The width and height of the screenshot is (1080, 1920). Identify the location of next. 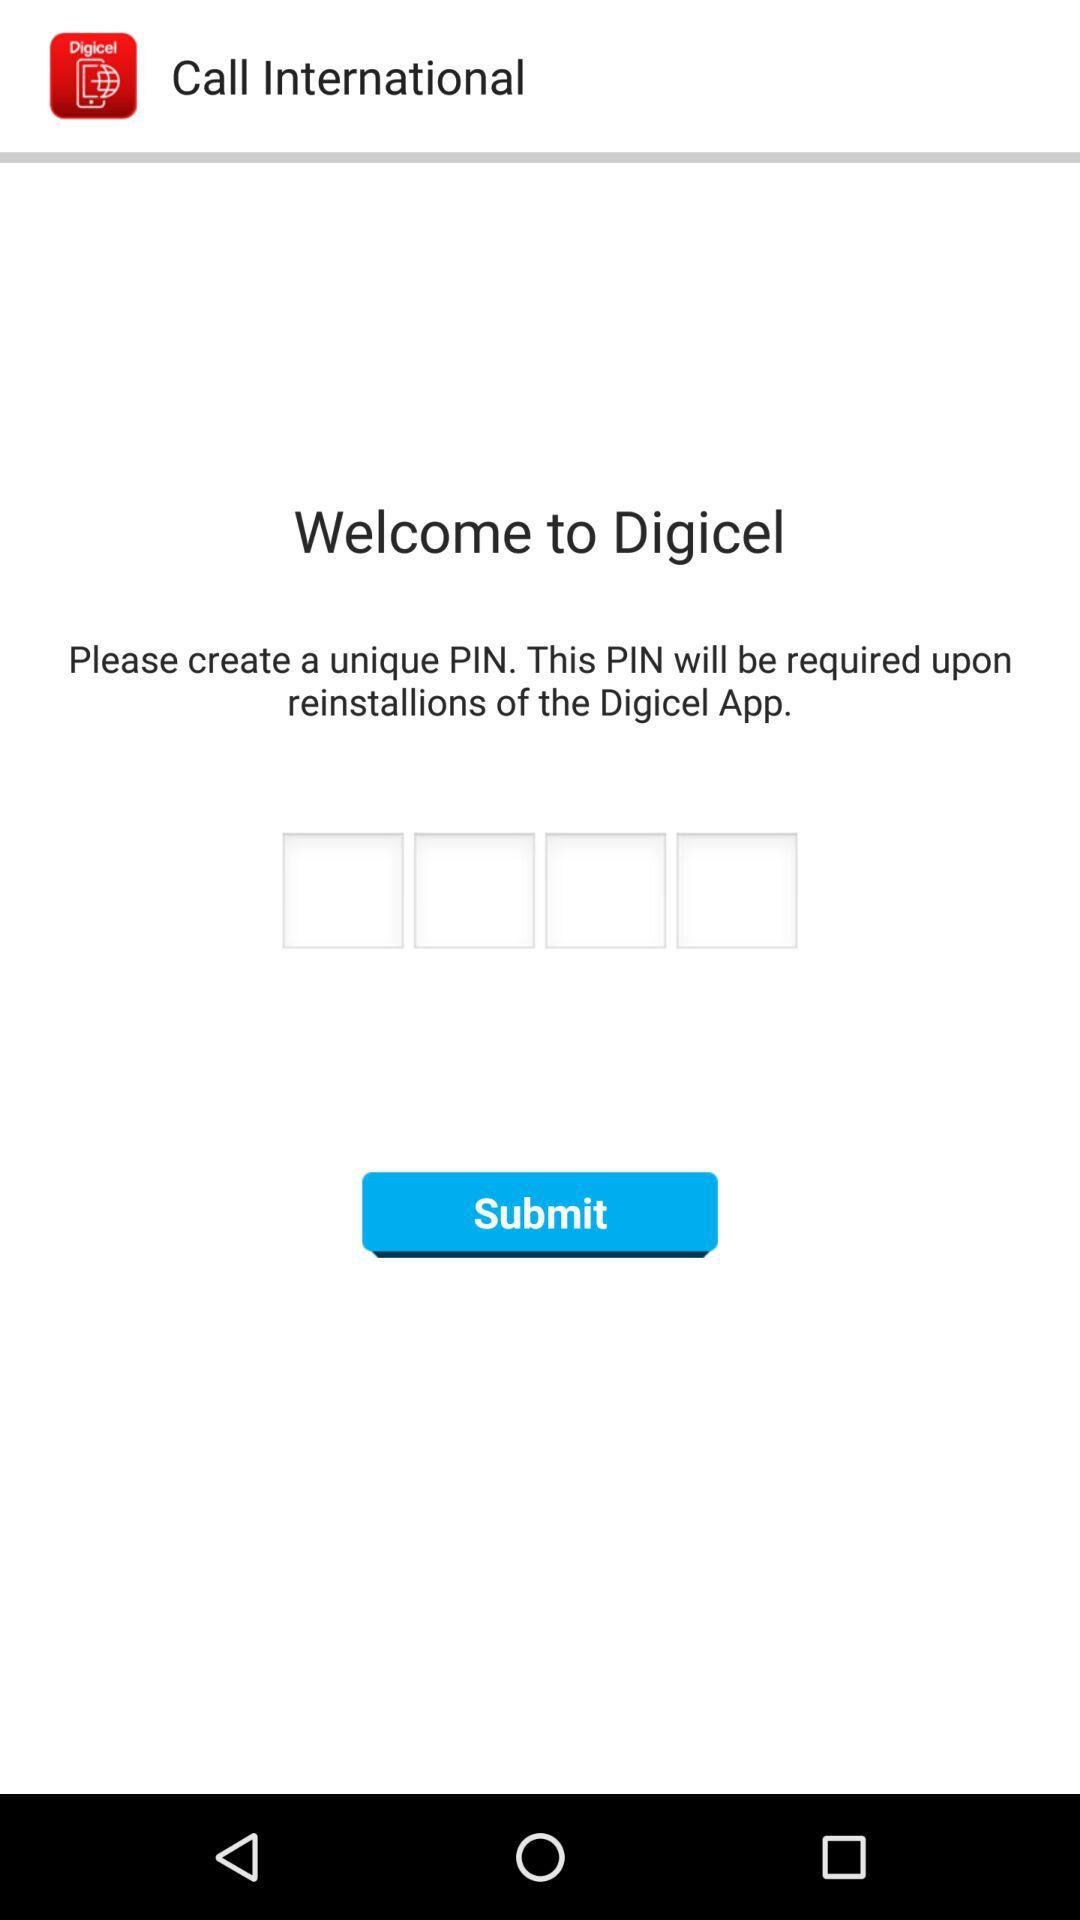
(736, 895).